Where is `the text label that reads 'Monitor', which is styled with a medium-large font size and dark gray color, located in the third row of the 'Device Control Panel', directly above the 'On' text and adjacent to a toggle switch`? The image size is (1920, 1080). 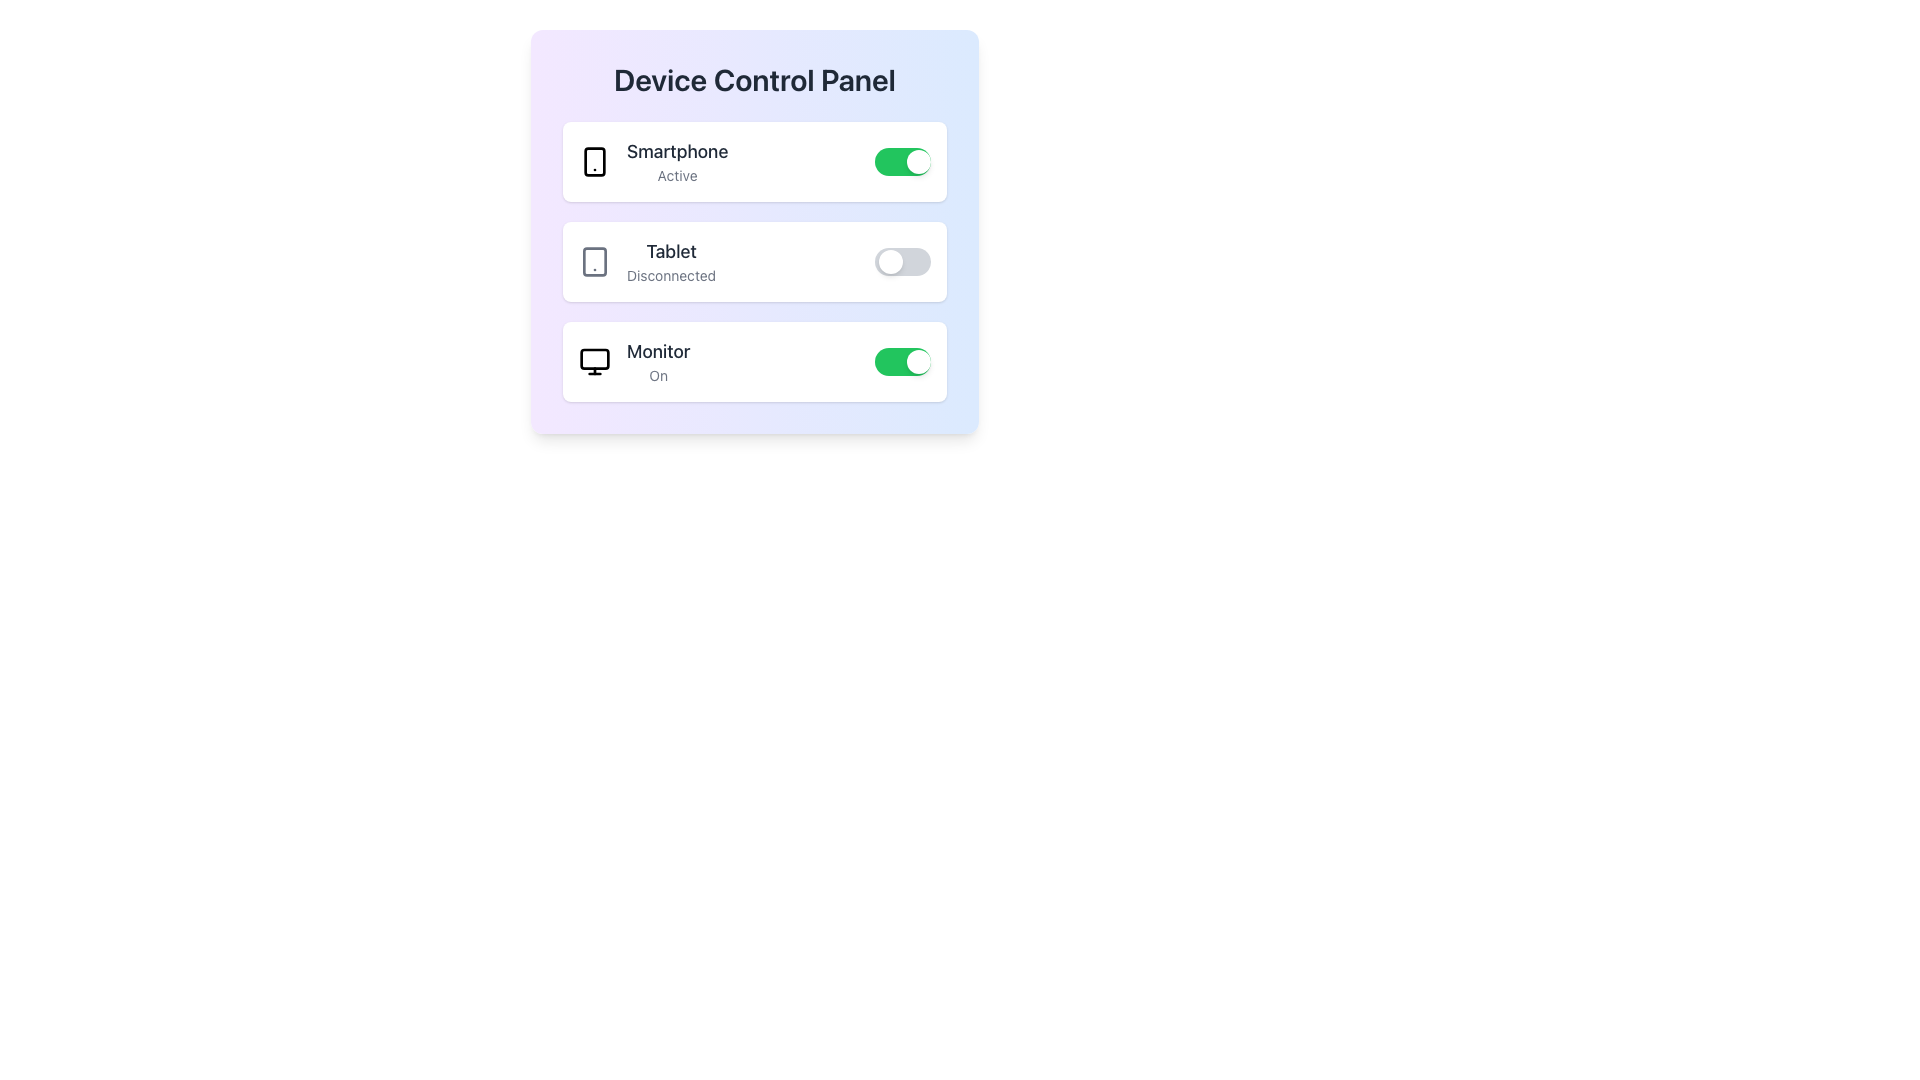
the text label that reads 'Monitor', which is styled with a medium-large font size and dark gray color, located in the third row of the 'Device Control Panel', directly above the 'On' text and adjacent to a toggle switch is located at coordinates (658, 350).